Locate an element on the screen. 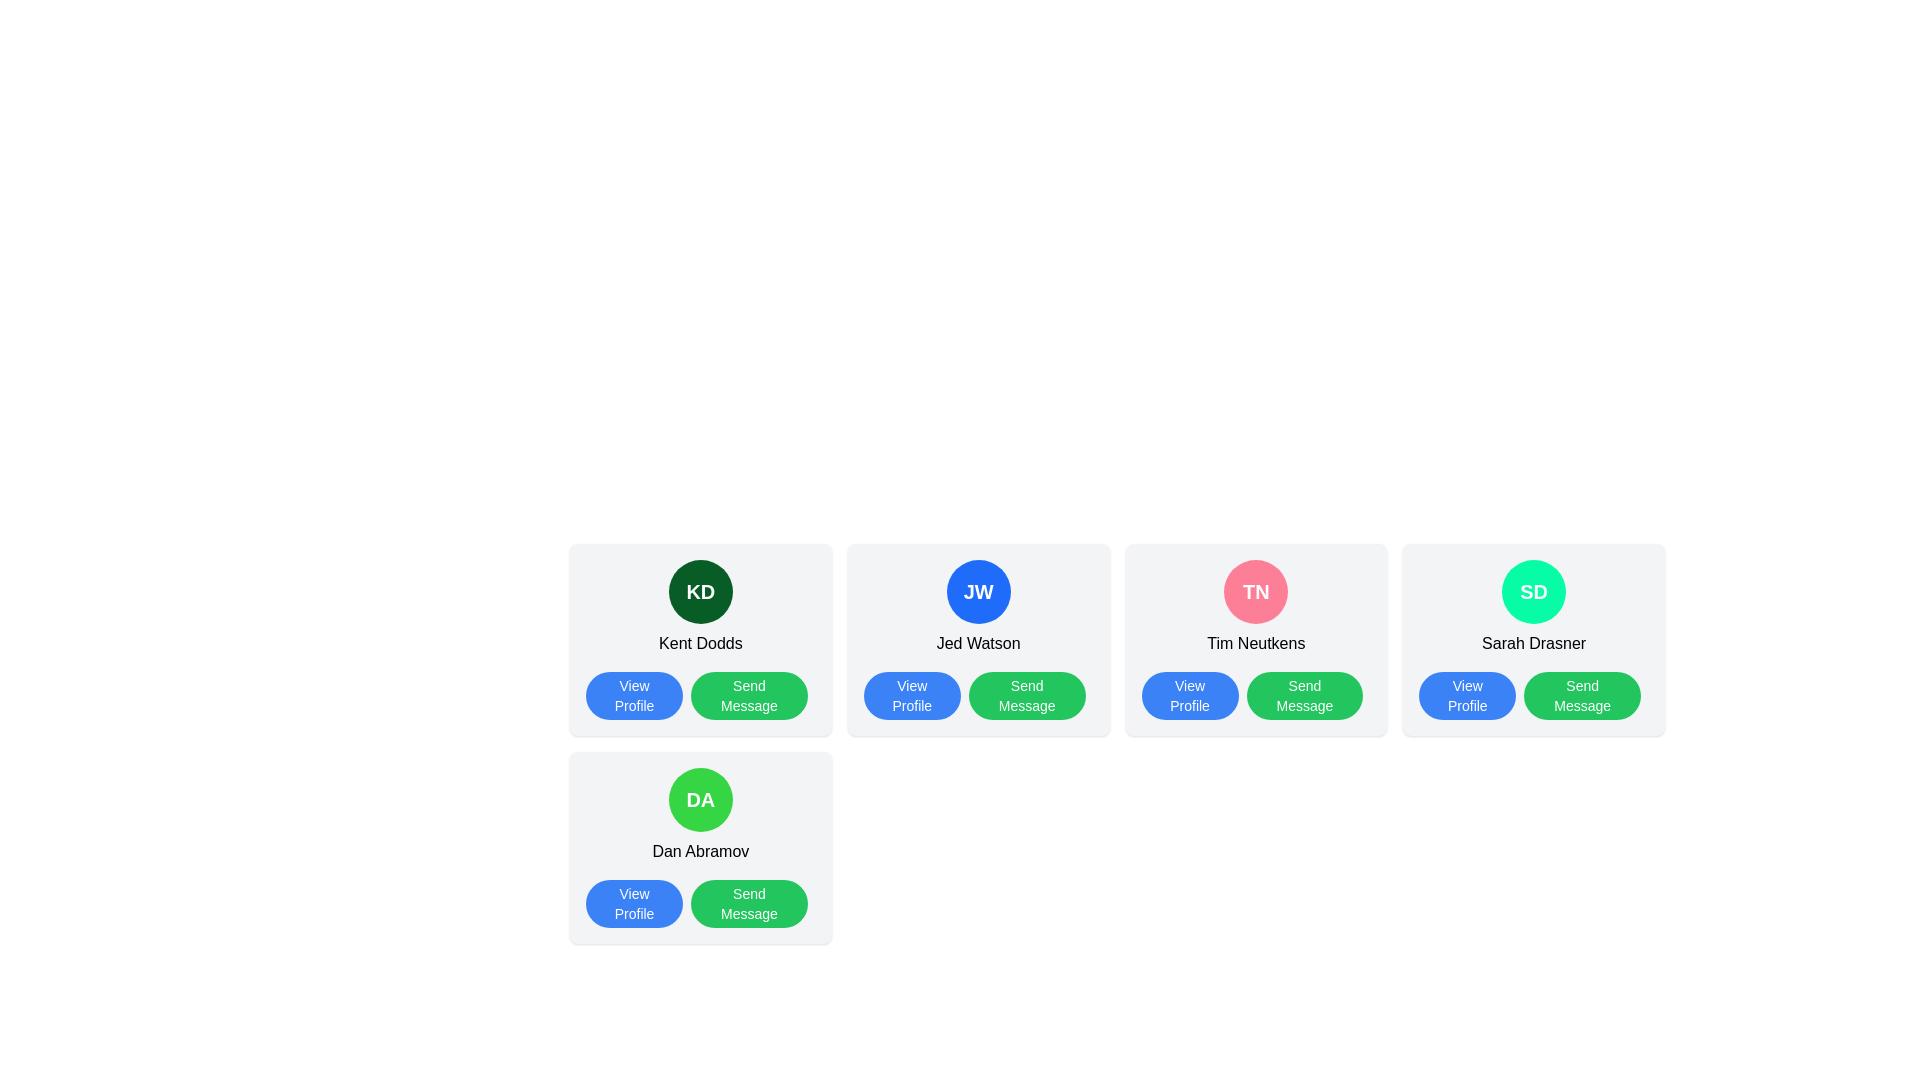  the 'View Profile' button with a blue background and white text, located below the avatar of 'Jed Watson' is located at coordinates (911, 694).